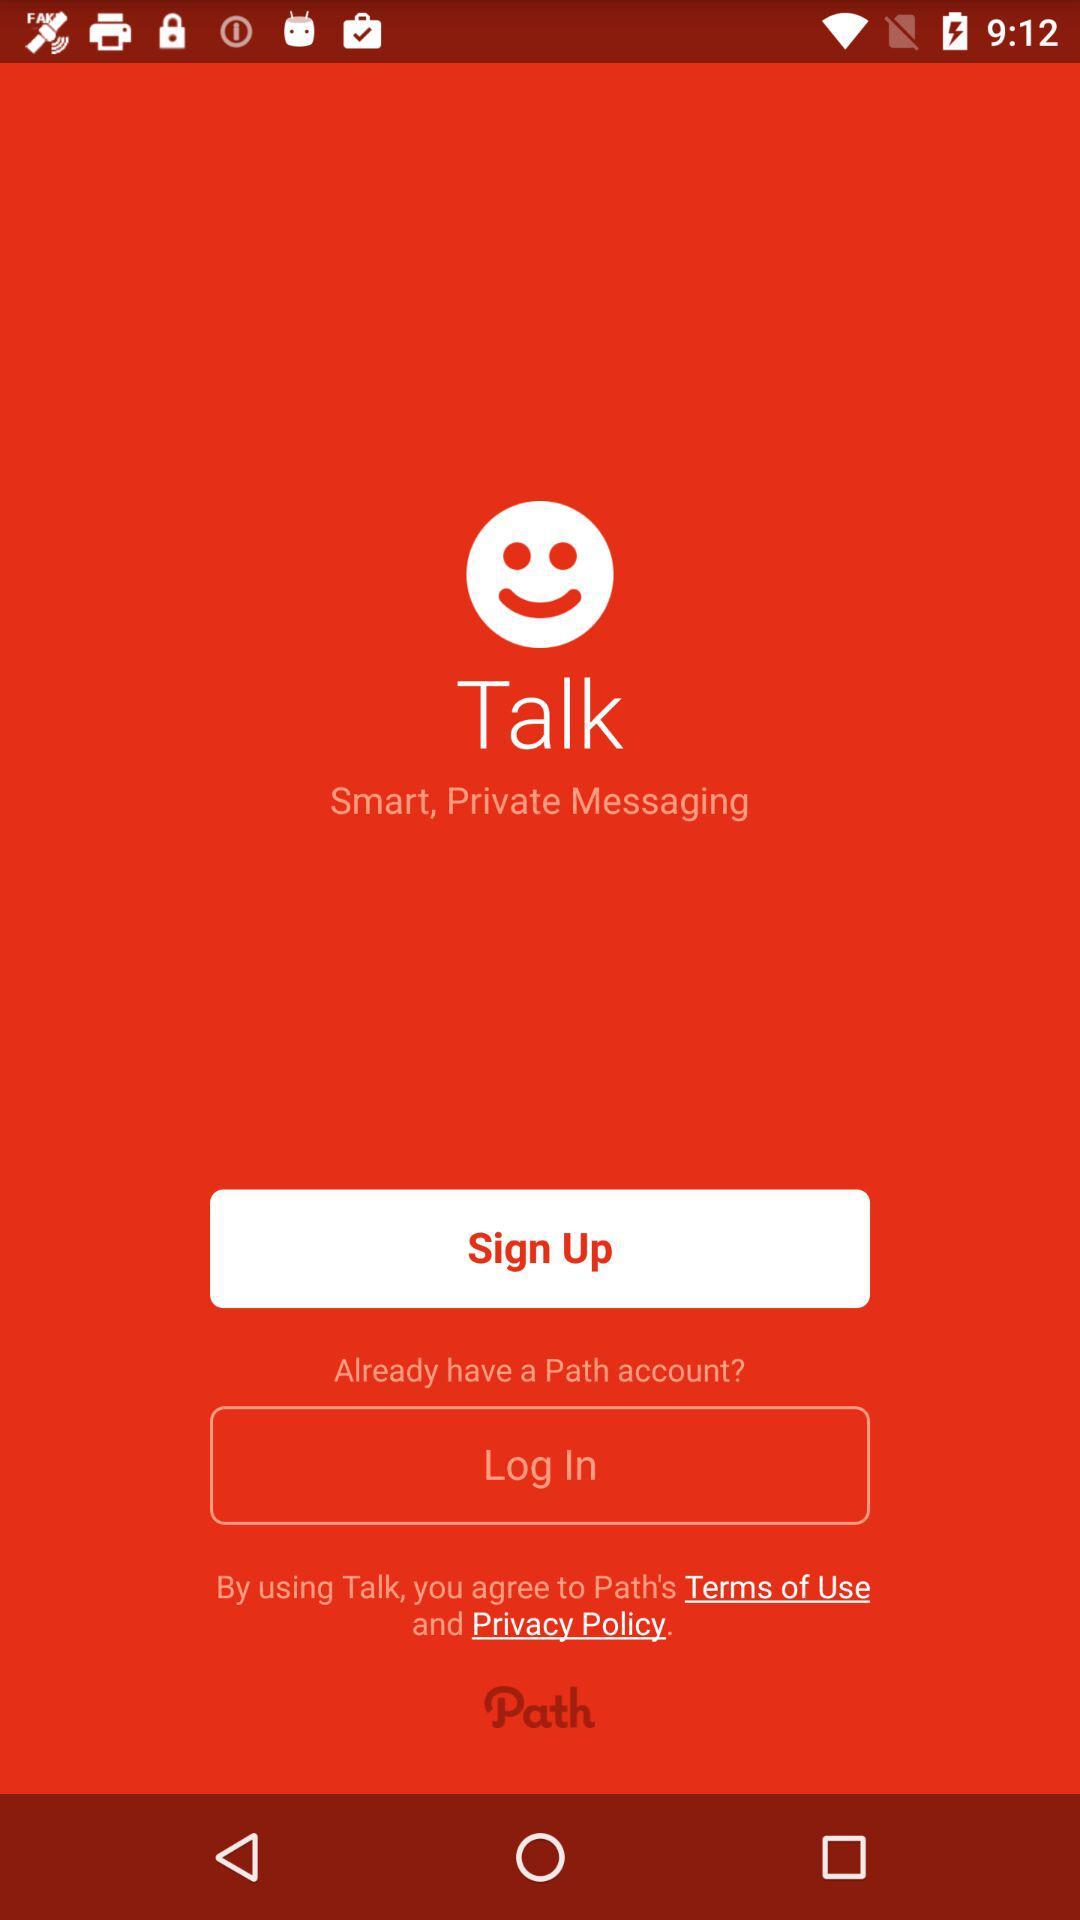 The height and width of the screenshot is (1920, 1080). What do you see at coordinates (540, 1465) in the screenshot?
I see `the log in item` at bounding box center [540, 1465].